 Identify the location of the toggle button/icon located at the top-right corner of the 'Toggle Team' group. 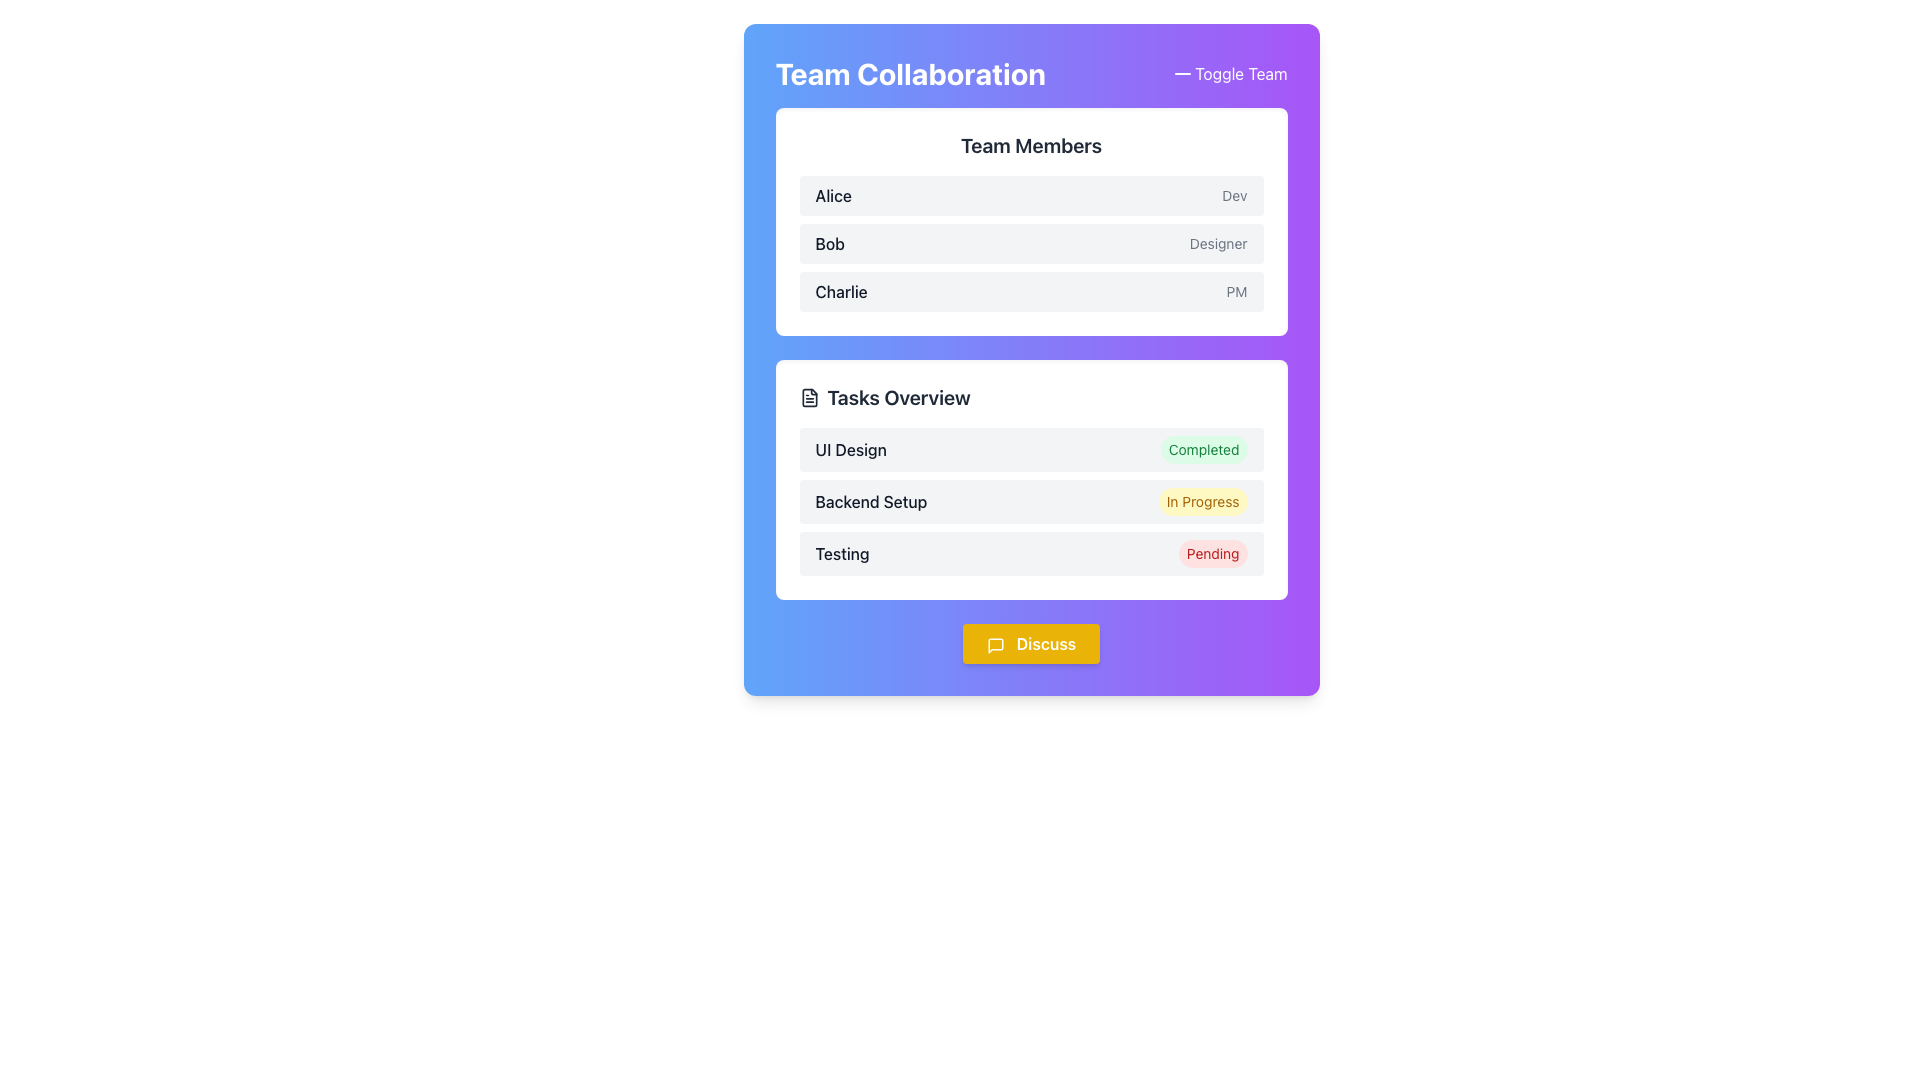
(1183, 72).